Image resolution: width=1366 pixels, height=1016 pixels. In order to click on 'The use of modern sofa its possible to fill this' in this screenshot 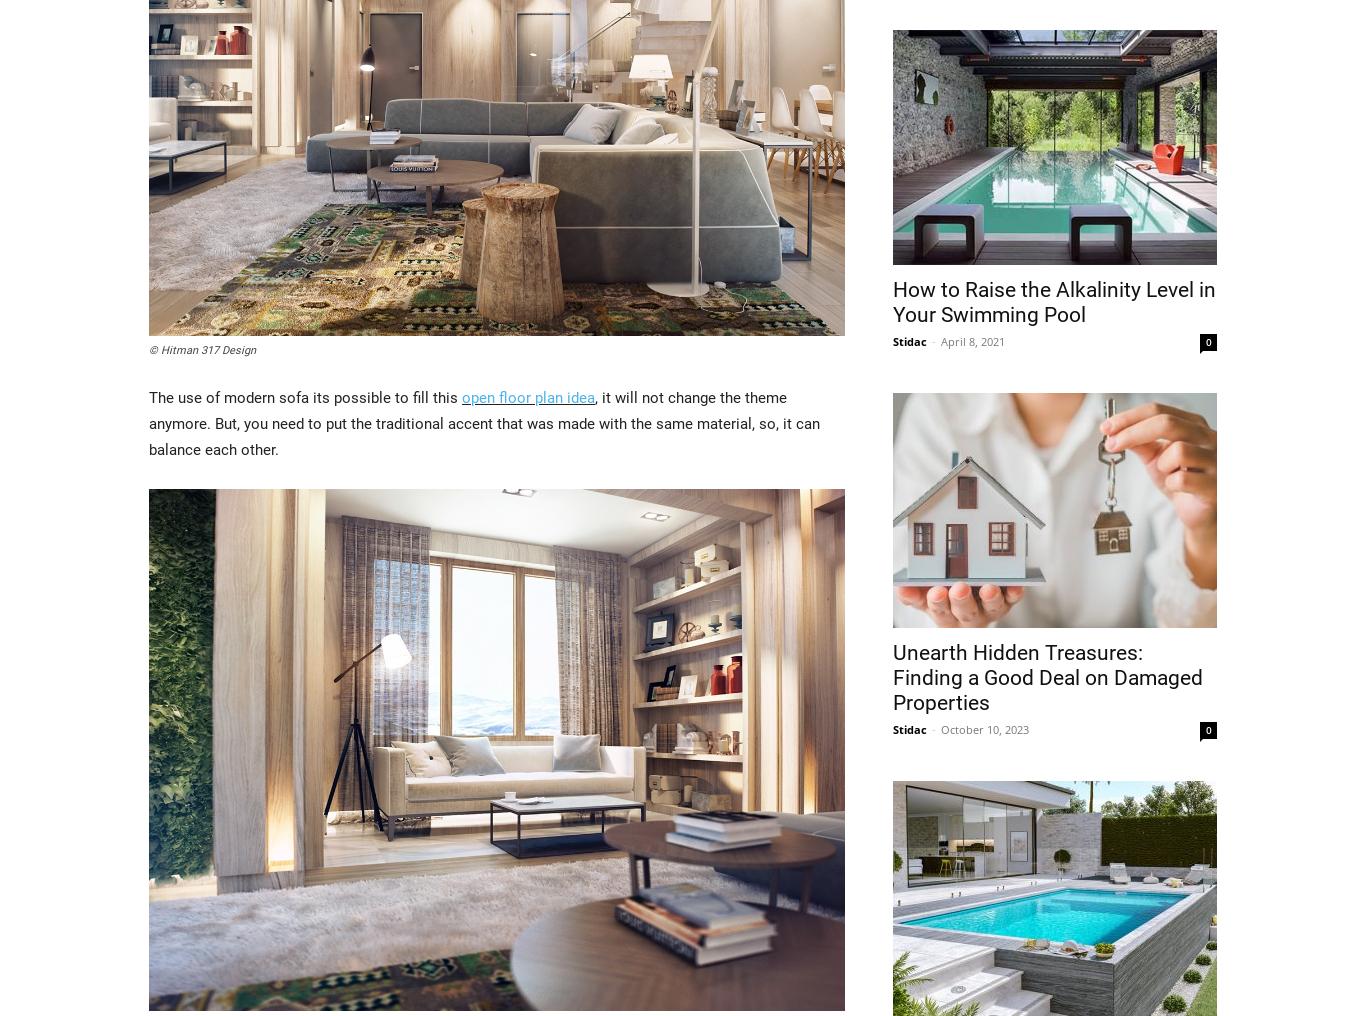, I will do `click(305, 395)`.